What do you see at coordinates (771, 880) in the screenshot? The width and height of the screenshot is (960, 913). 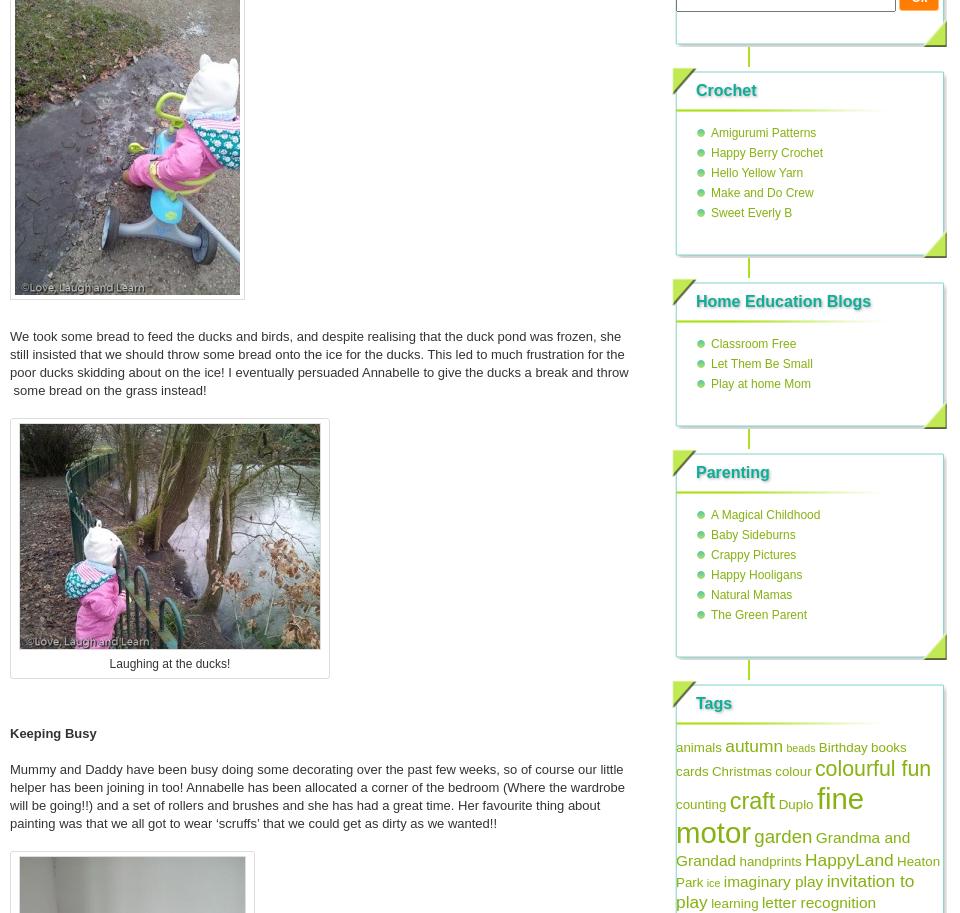 I see `'imaginary play'` at bounding box center [771, 880].